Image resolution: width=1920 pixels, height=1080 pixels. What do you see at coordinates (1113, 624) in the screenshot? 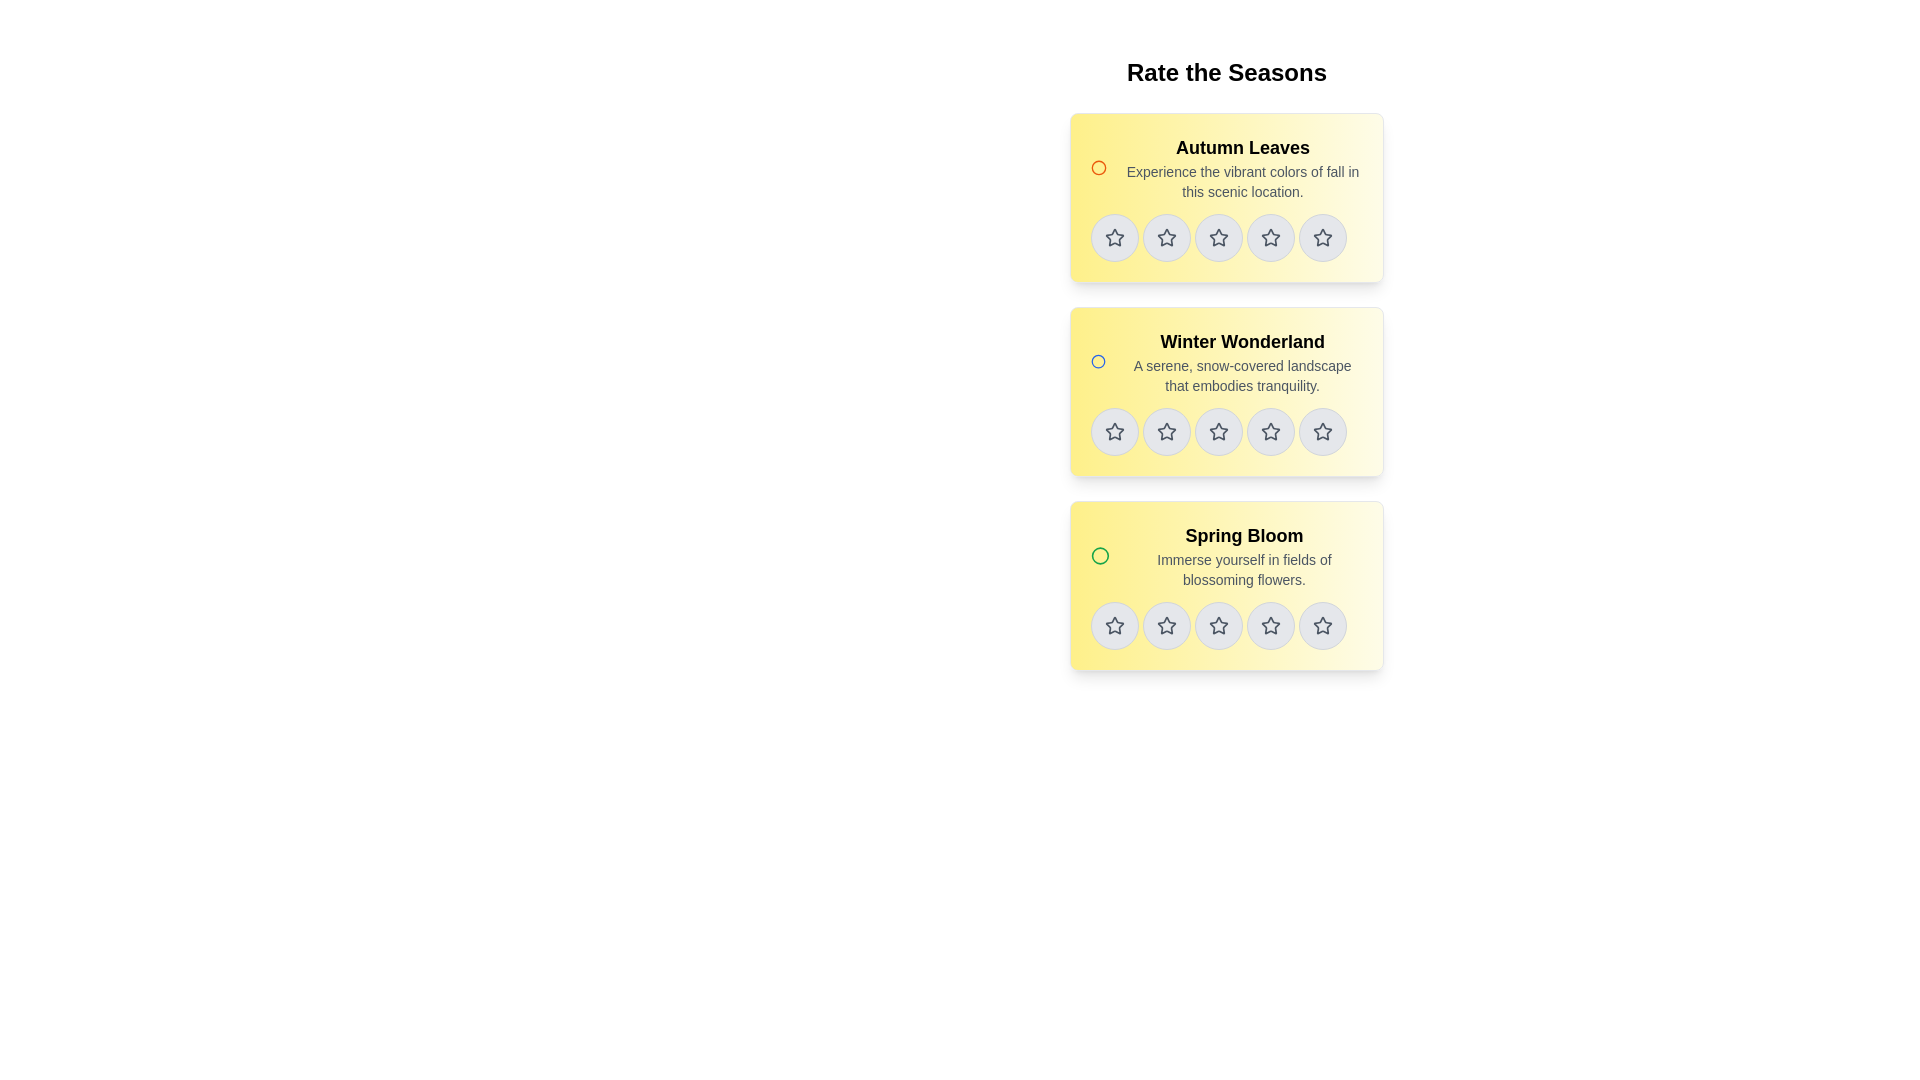
I see `the first star rating button in the 'Spring Bloom' section, which is a circular button with a gray border and light gray background, containing a star icon` at bounding box center [1113, 624].